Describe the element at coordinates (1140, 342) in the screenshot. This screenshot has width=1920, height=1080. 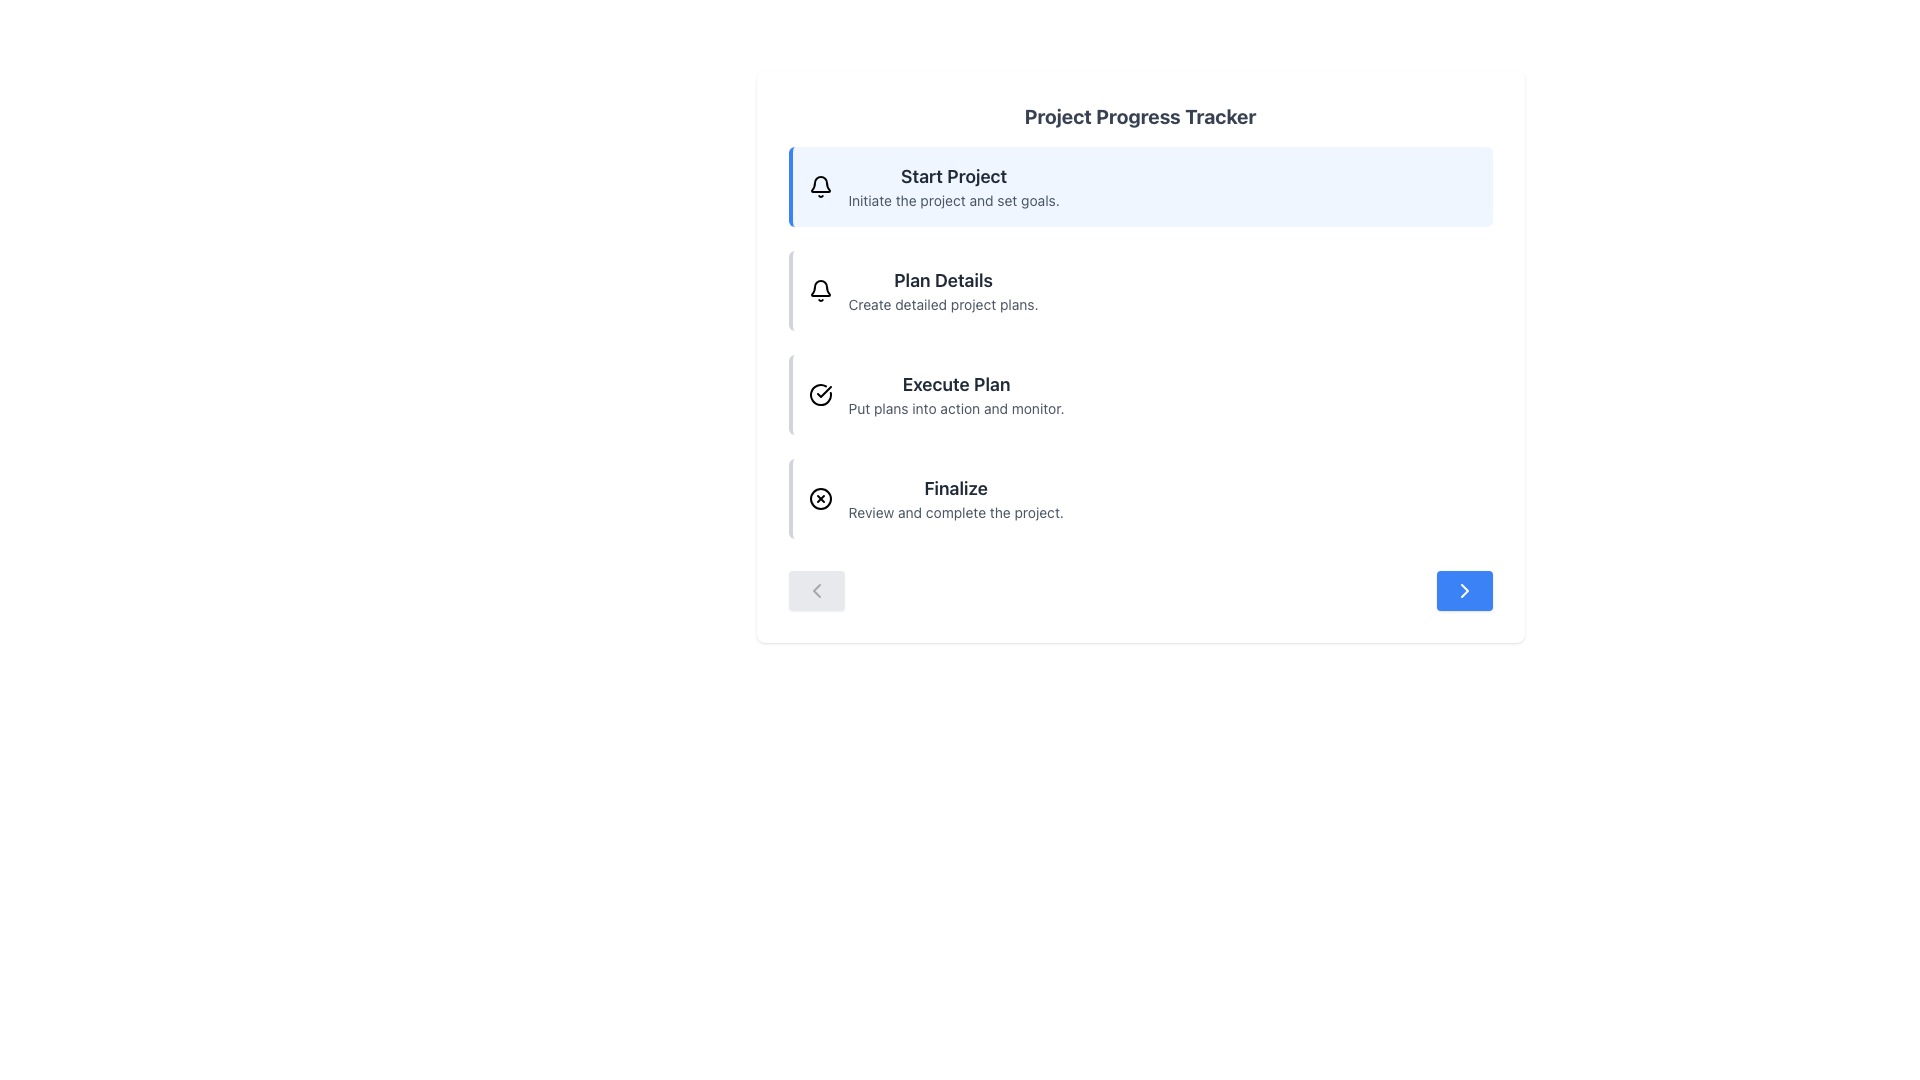
I see `the project progress tracker list component, which presents a vertical list of steps for navigation and interaction` at that location.